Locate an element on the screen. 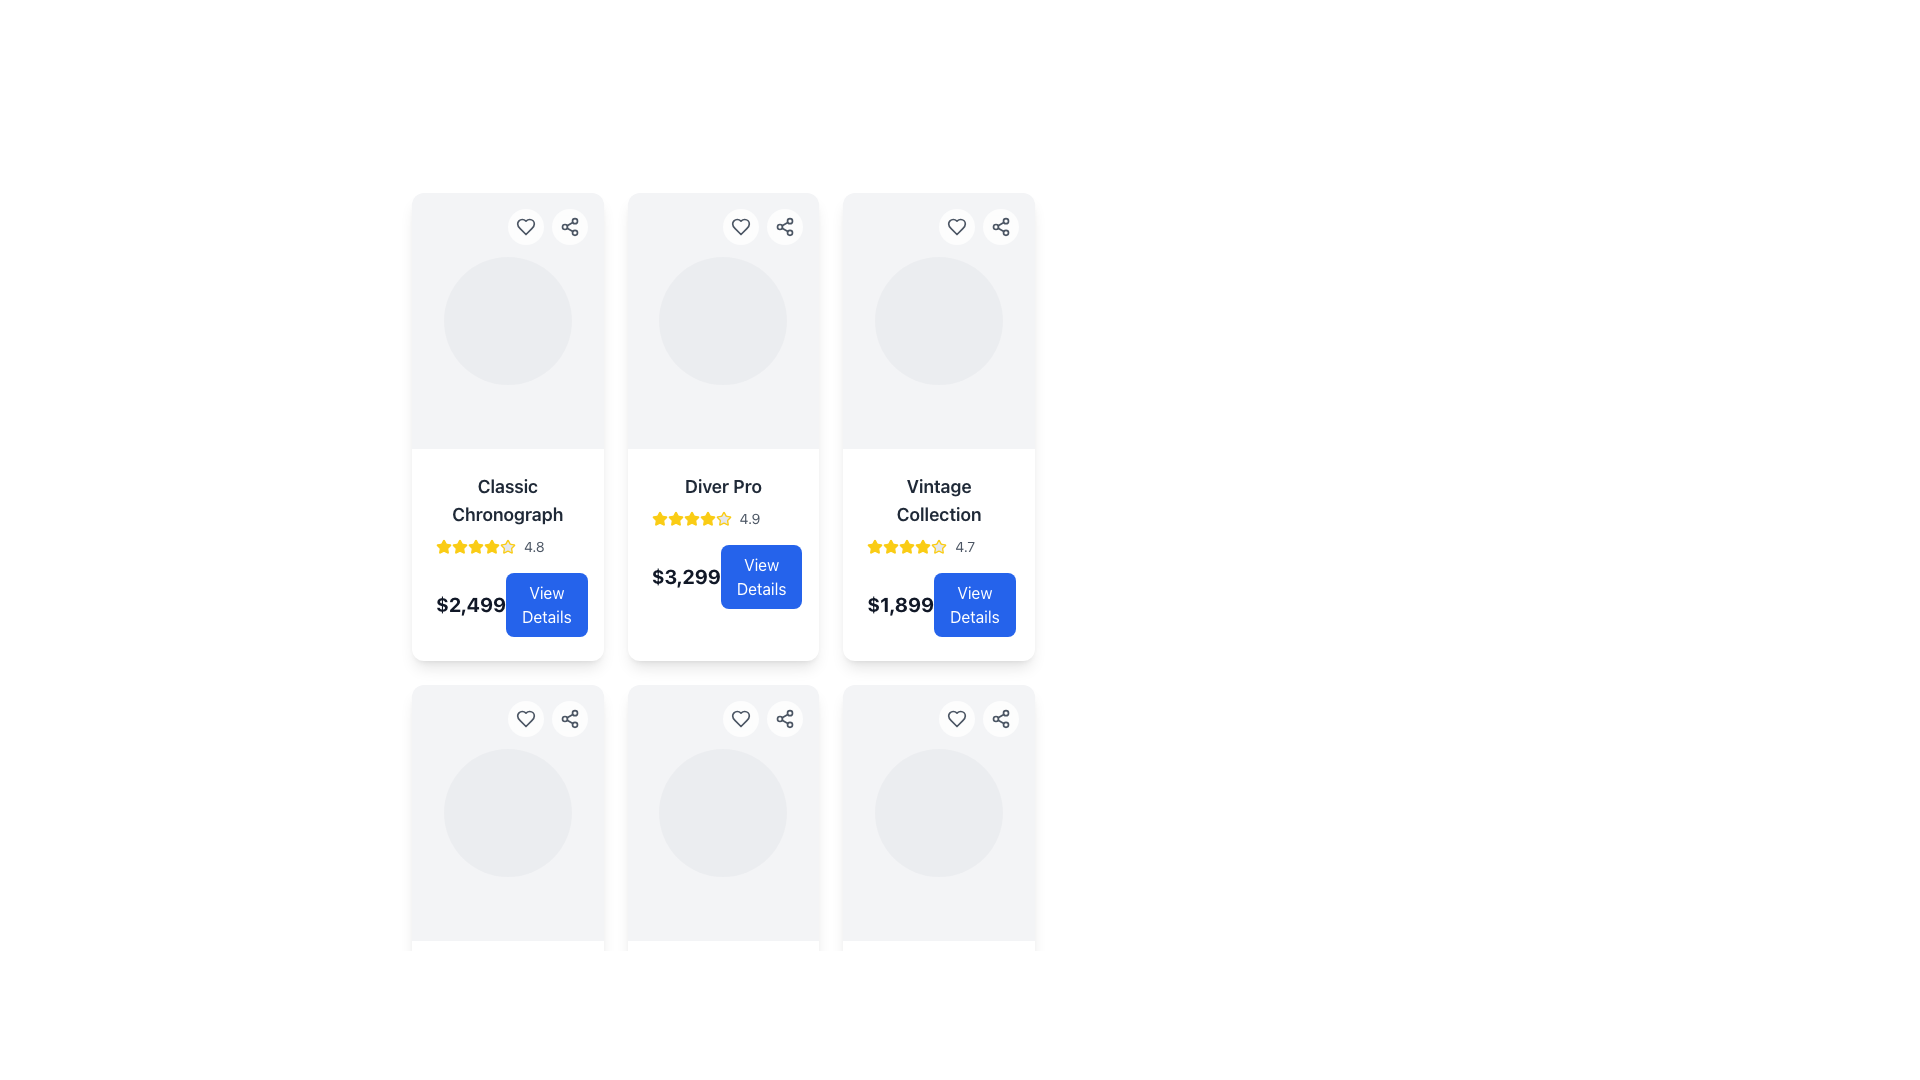  the rating displayed on the Product card, which is the third item in a horizontal list of product cards in the grid section is located at coordinates (938, 555).